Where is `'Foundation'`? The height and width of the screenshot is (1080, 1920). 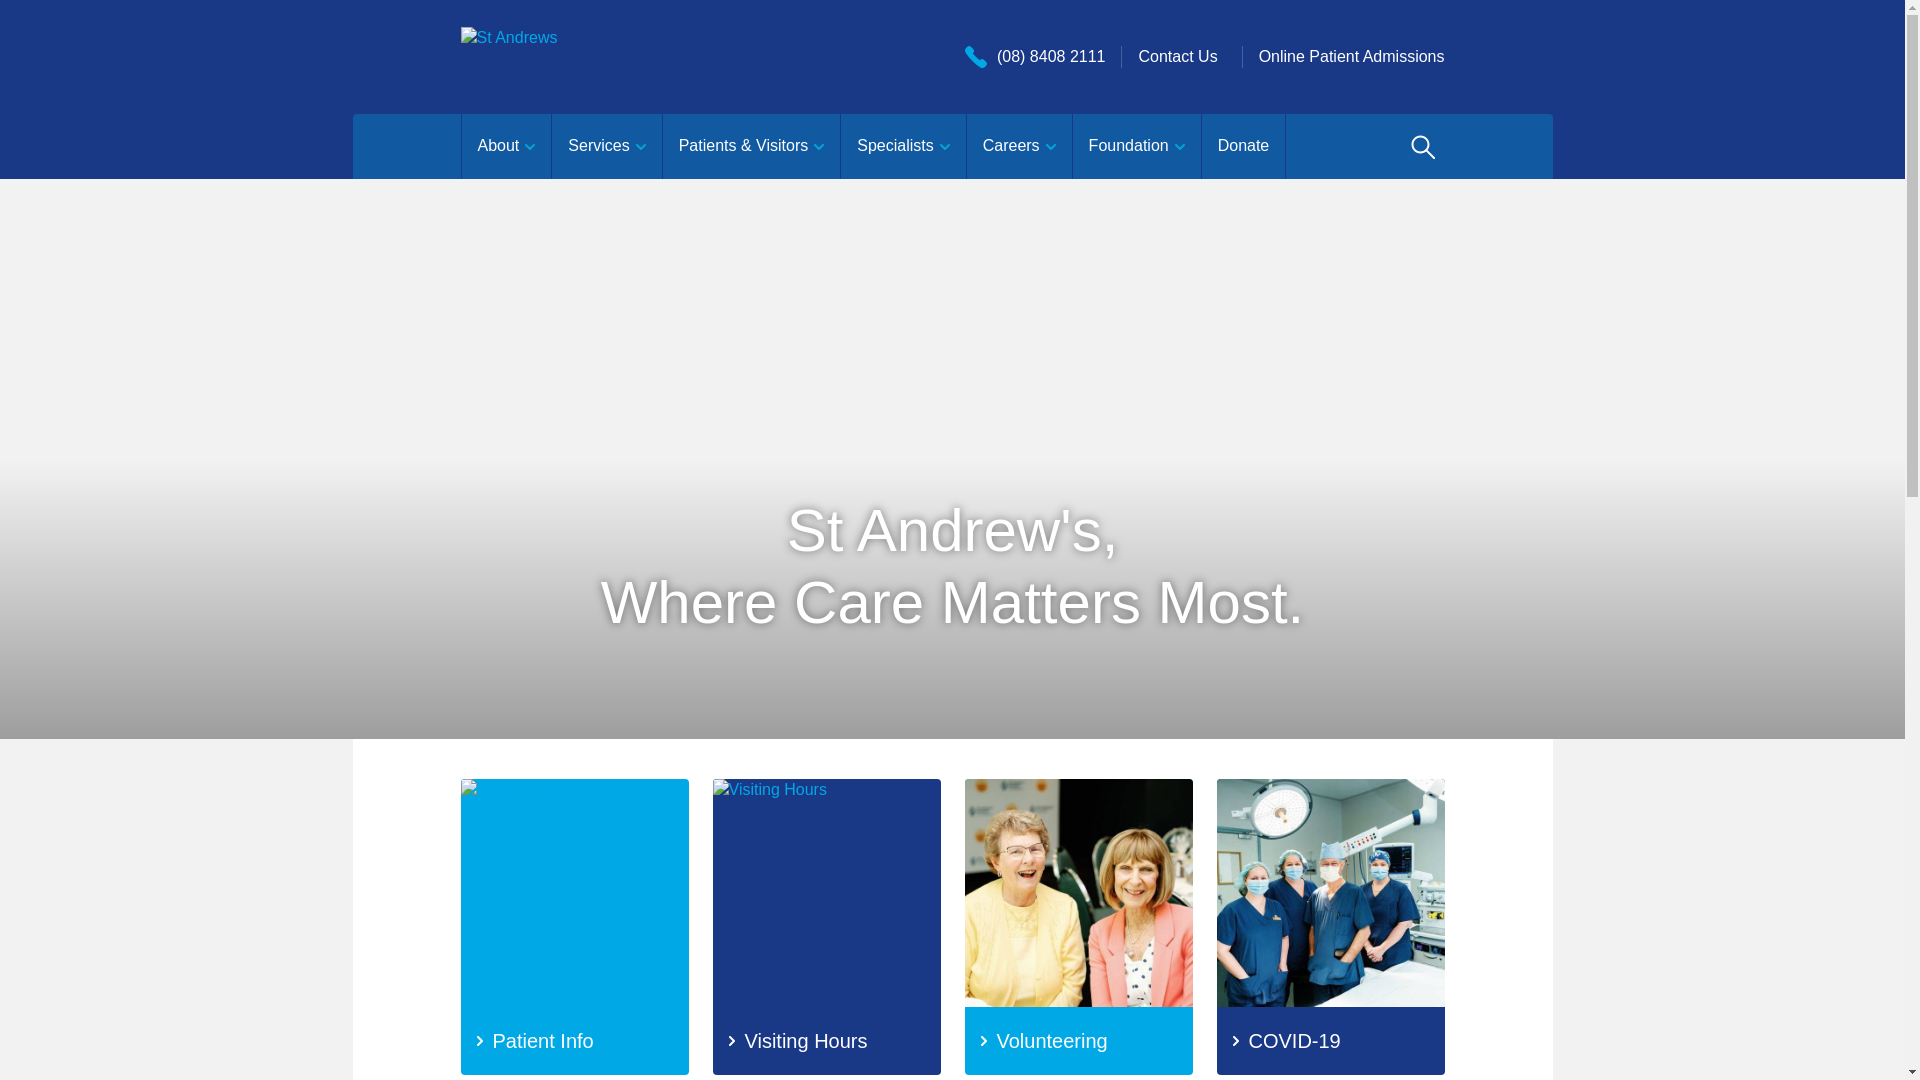
'Foundation' is located at coordinates (1136, 145).